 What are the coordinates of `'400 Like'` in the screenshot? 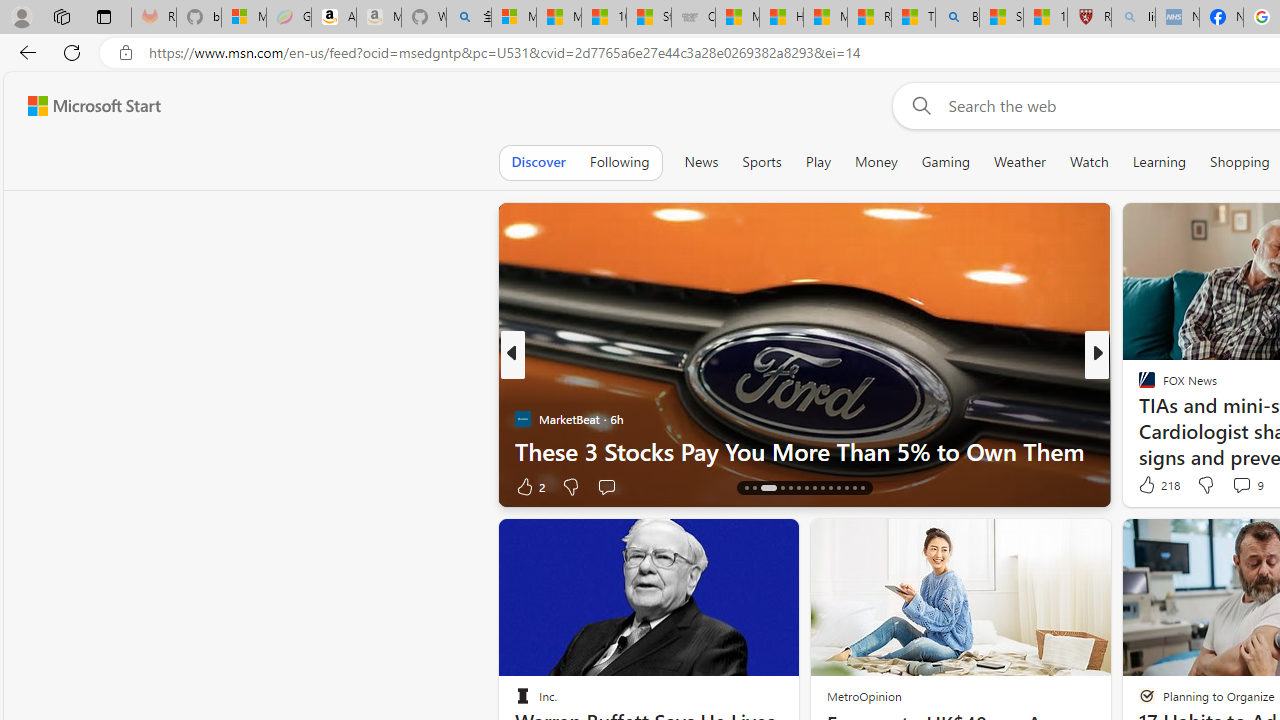 It's located at (1152, 486).